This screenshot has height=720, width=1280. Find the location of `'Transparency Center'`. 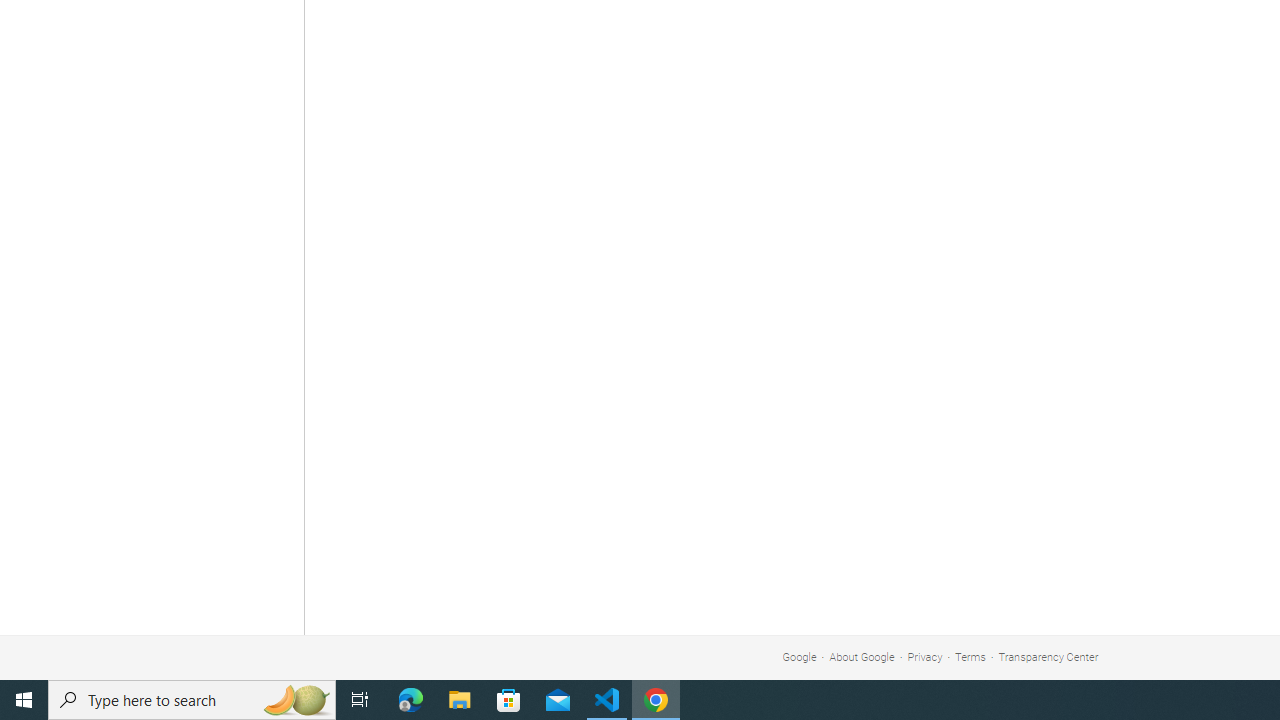

'Transparency Center' is located at coordinates (1047, 657).